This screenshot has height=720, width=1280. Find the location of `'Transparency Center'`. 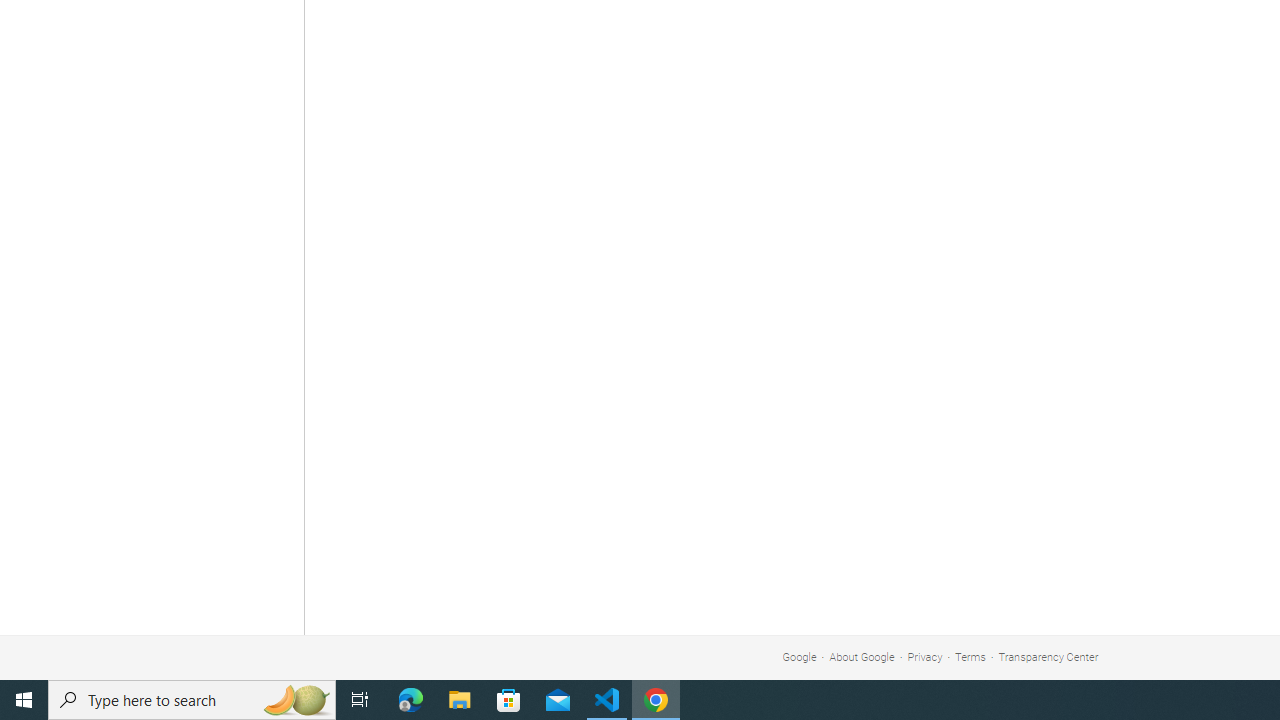

'Transparency Center' is located at coordinates (1047, 657).